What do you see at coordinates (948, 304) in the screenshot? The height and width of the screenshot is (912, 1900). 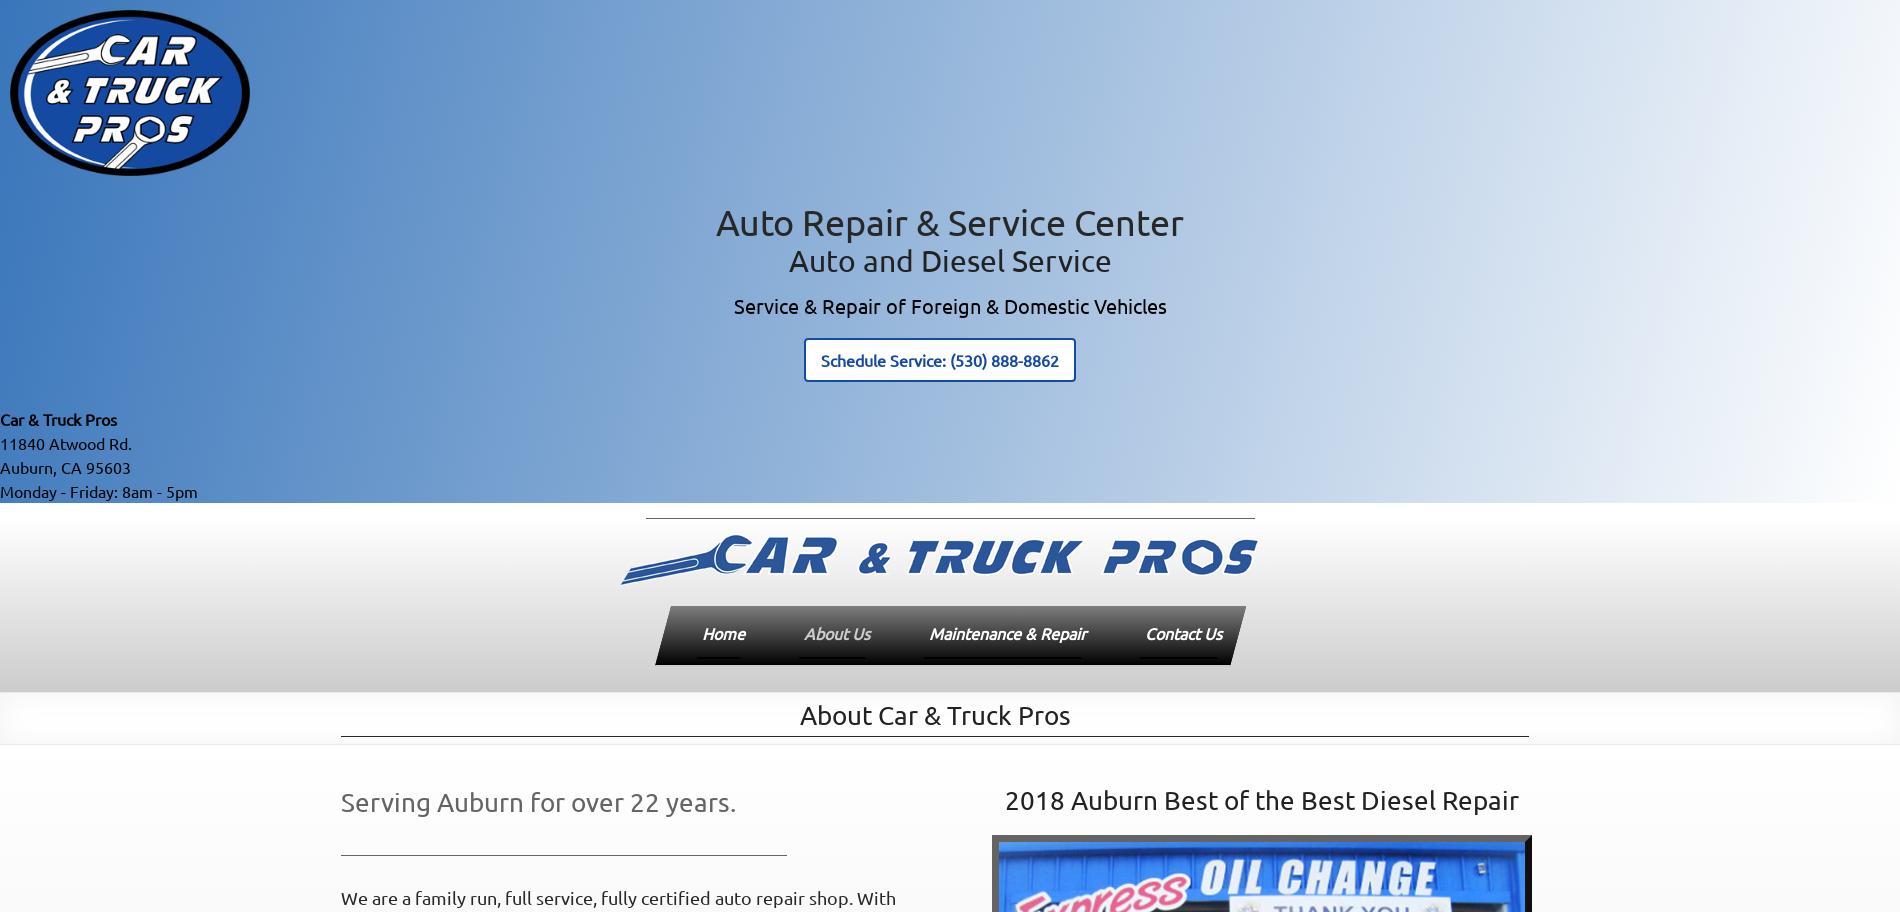 I see `'Service & Repair of Foreign & Domestic Vehicles'` at bounding box center [948, 304].